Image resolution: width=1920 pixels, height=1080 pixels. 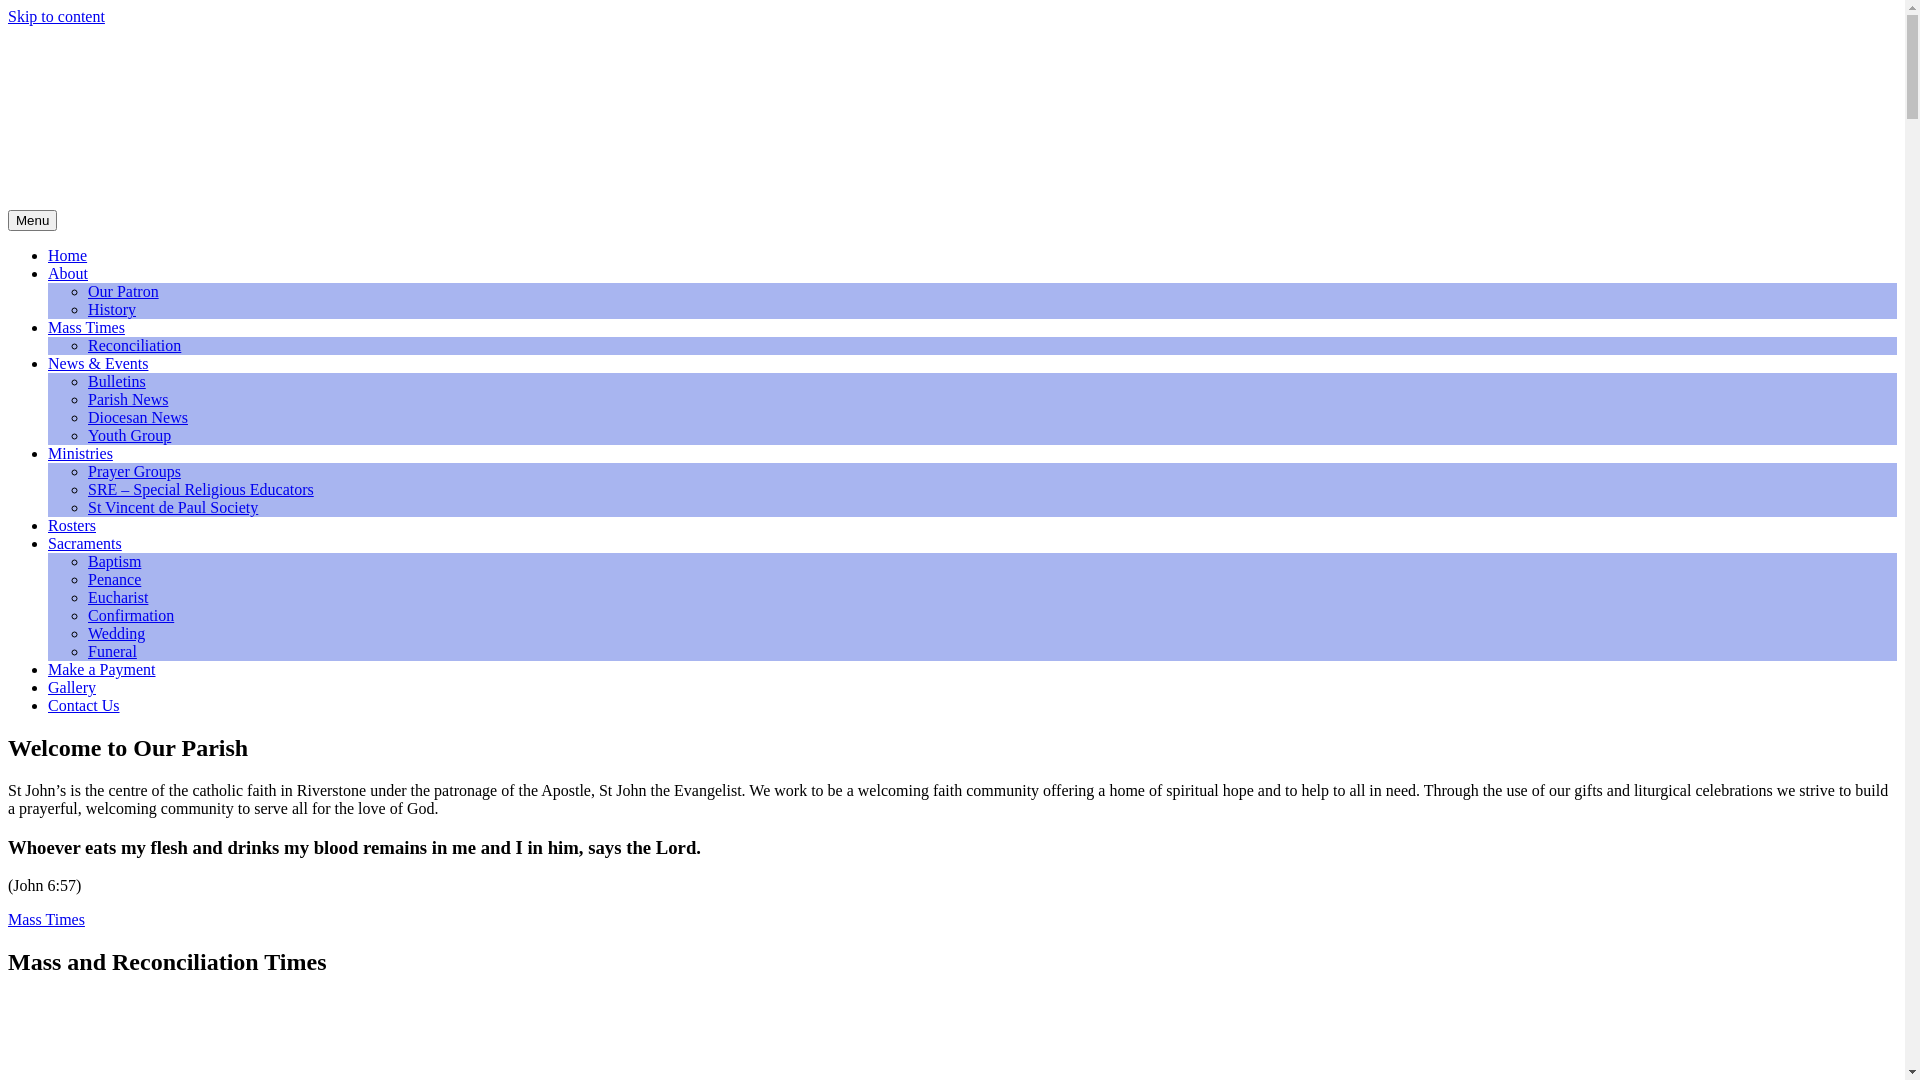 I want to click on 'Diocesan News', so click(x=137, y=416).